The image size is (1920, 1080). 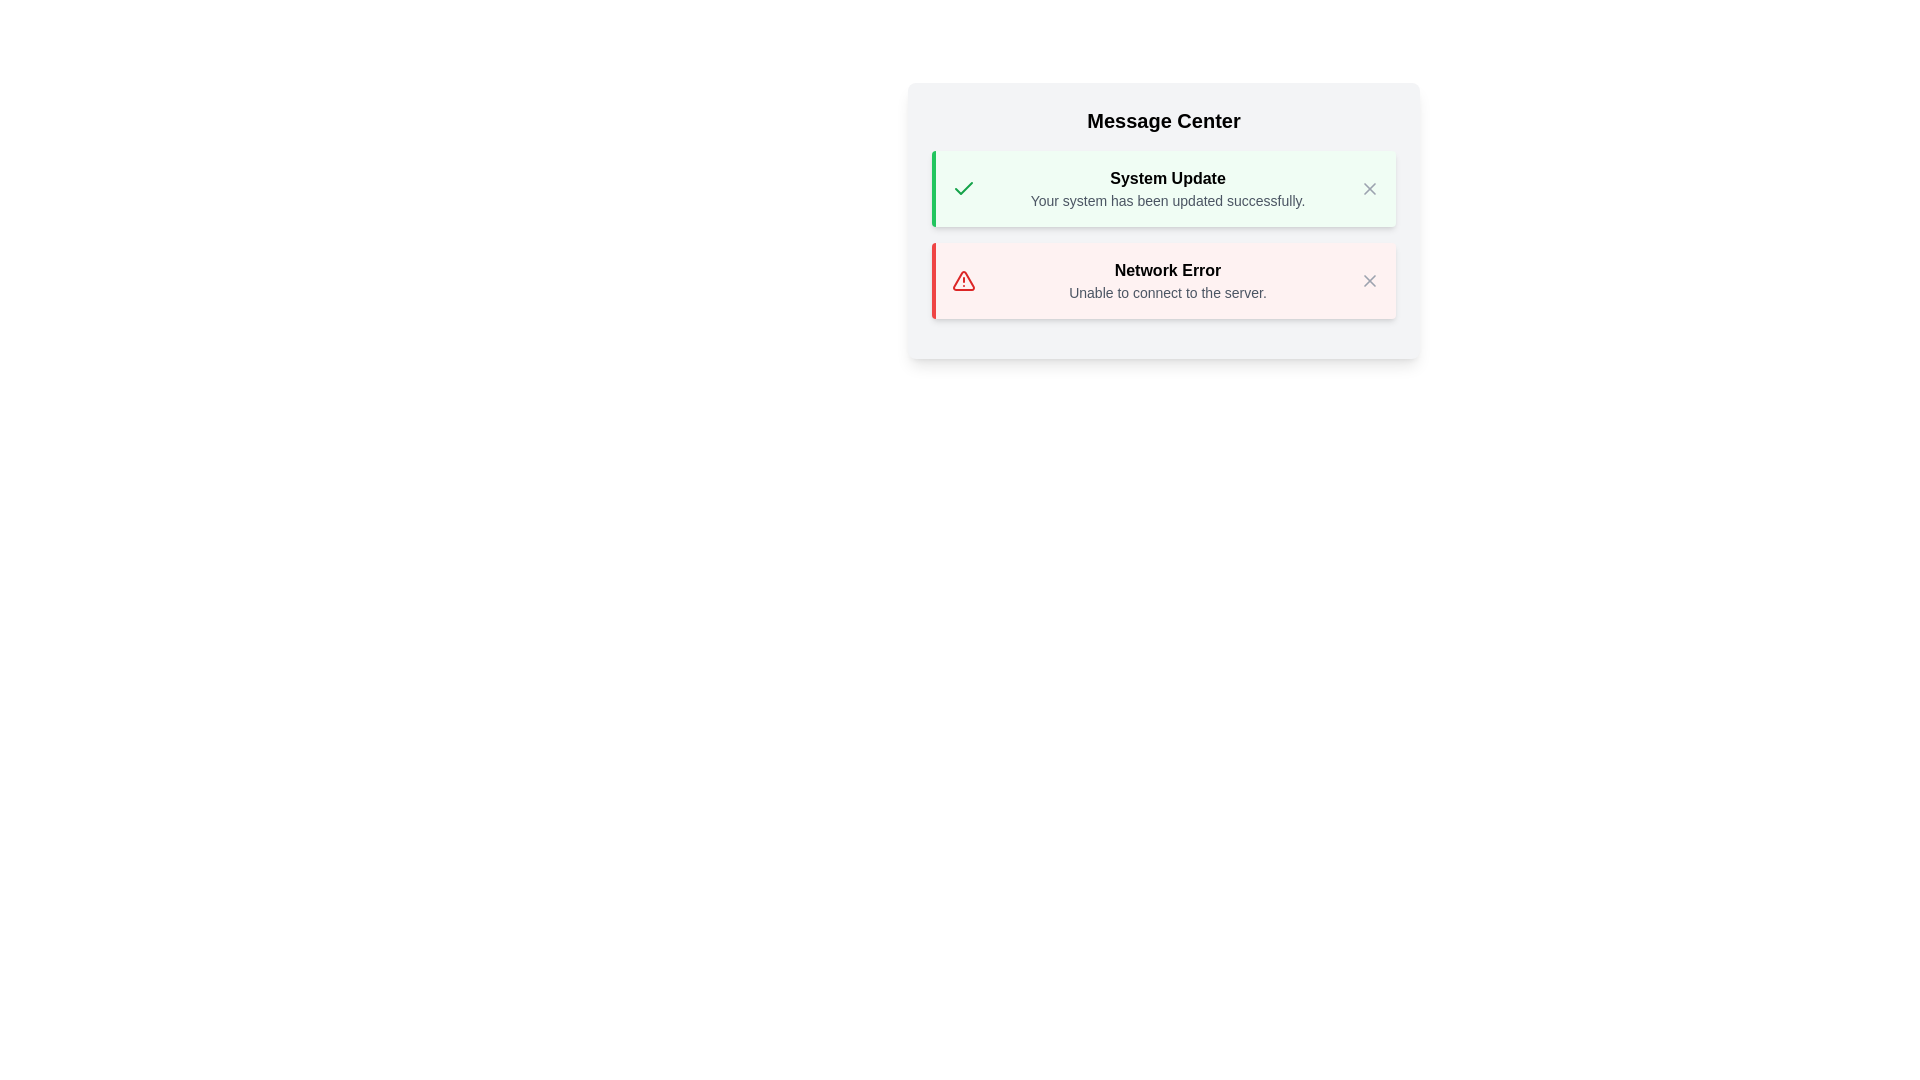 I want to click on error message located in the lower section of the card labeled 'Network Error', which states 'Unable to connect to the server.', so click(x=1167, y=281).